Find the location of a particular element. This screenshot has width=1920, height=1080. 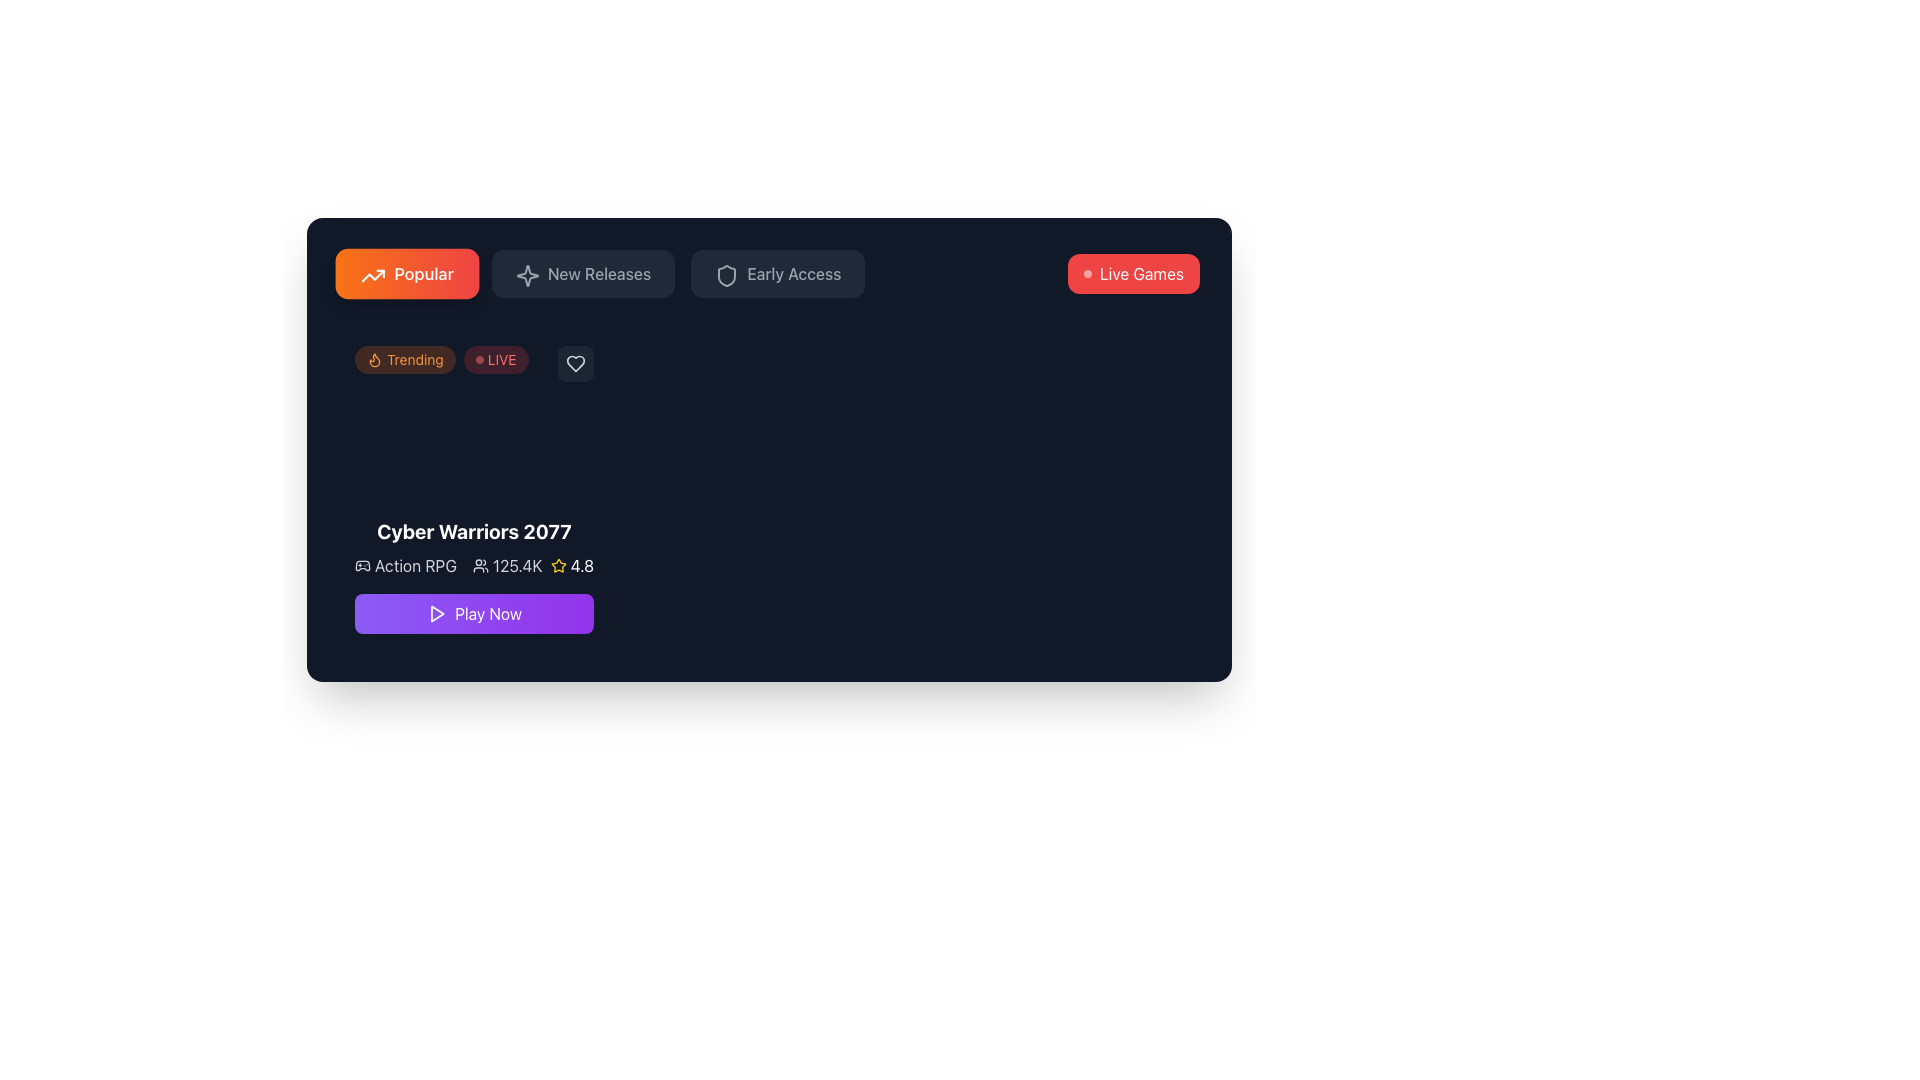

the 'Popular' button by interacting with the graphical icon that represents it, located in the top-left segment of the interface is located at coordinates (373, 276).